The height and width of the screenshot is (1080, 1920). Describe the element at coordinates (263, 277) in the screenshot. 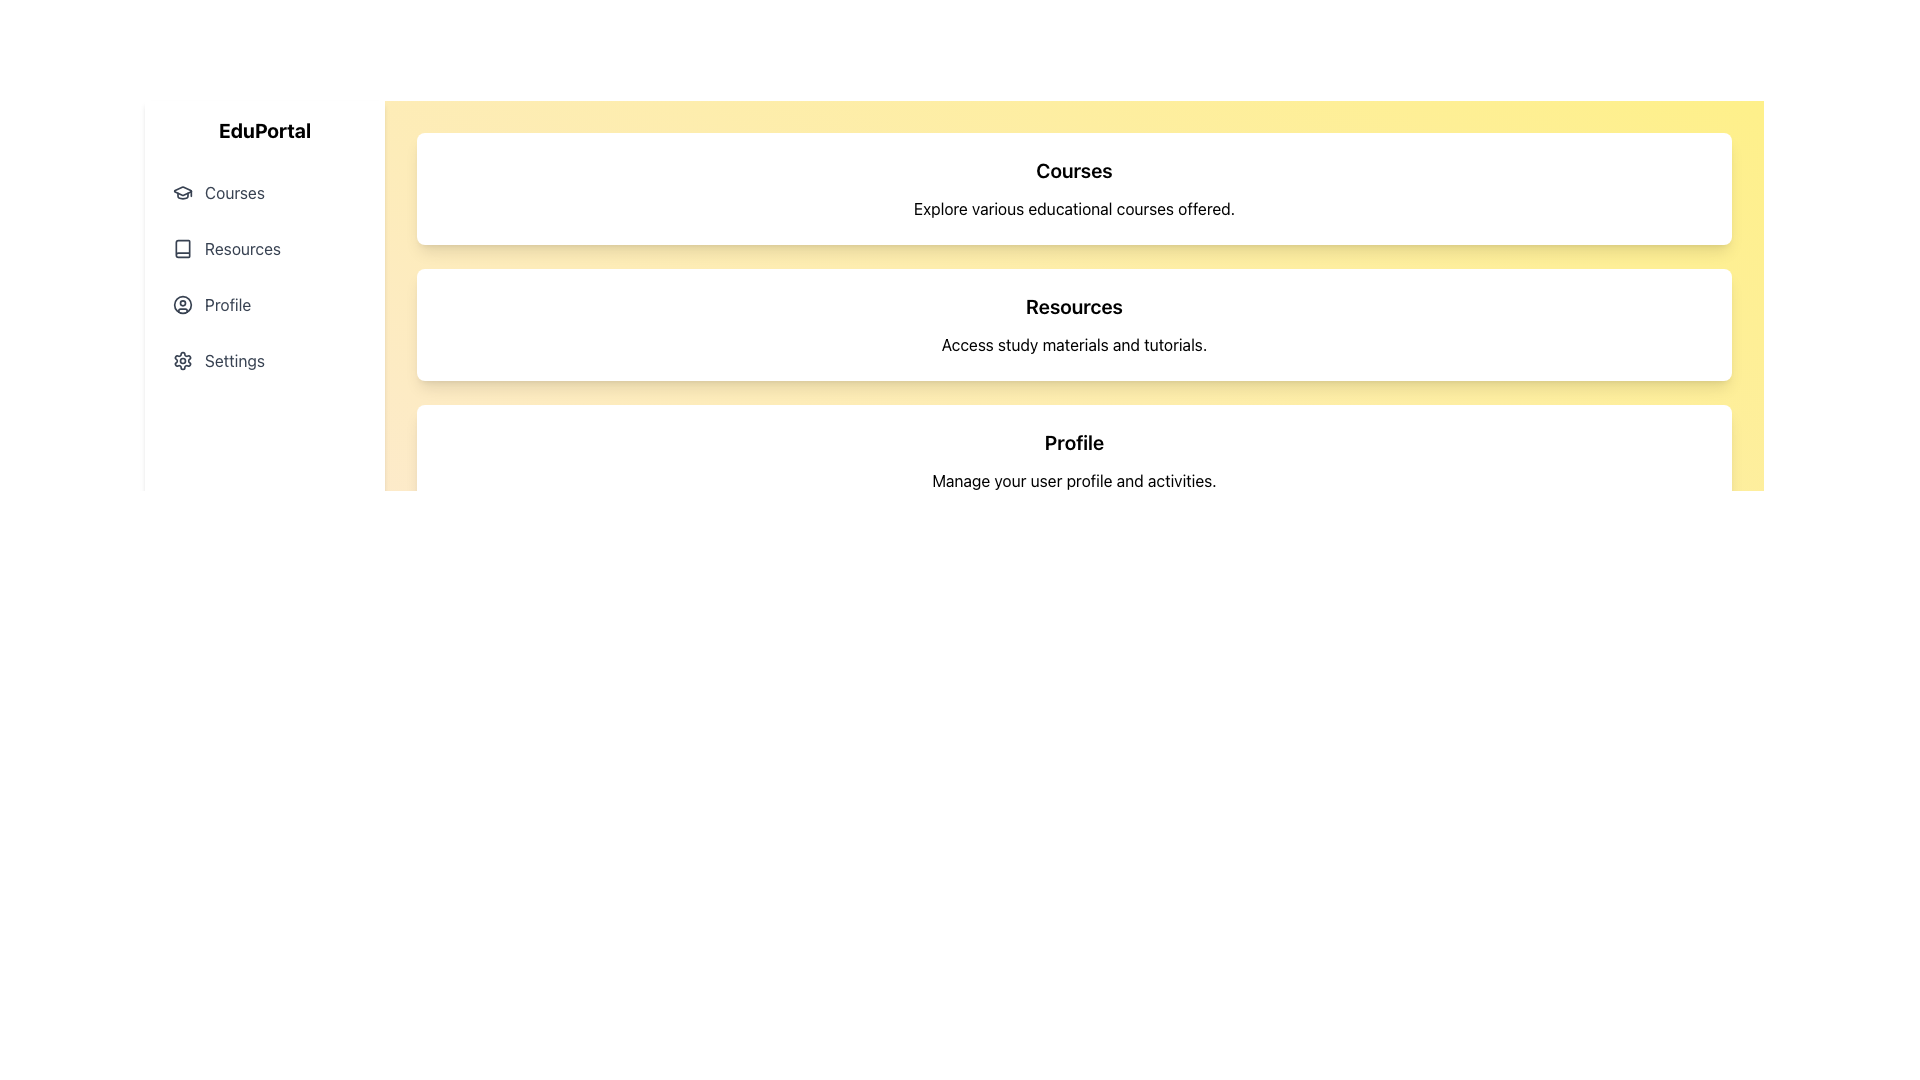

I see `the 'Resources' navigational menu item located in the left-hand navigation drawer, which is the second option in the list` at that location.